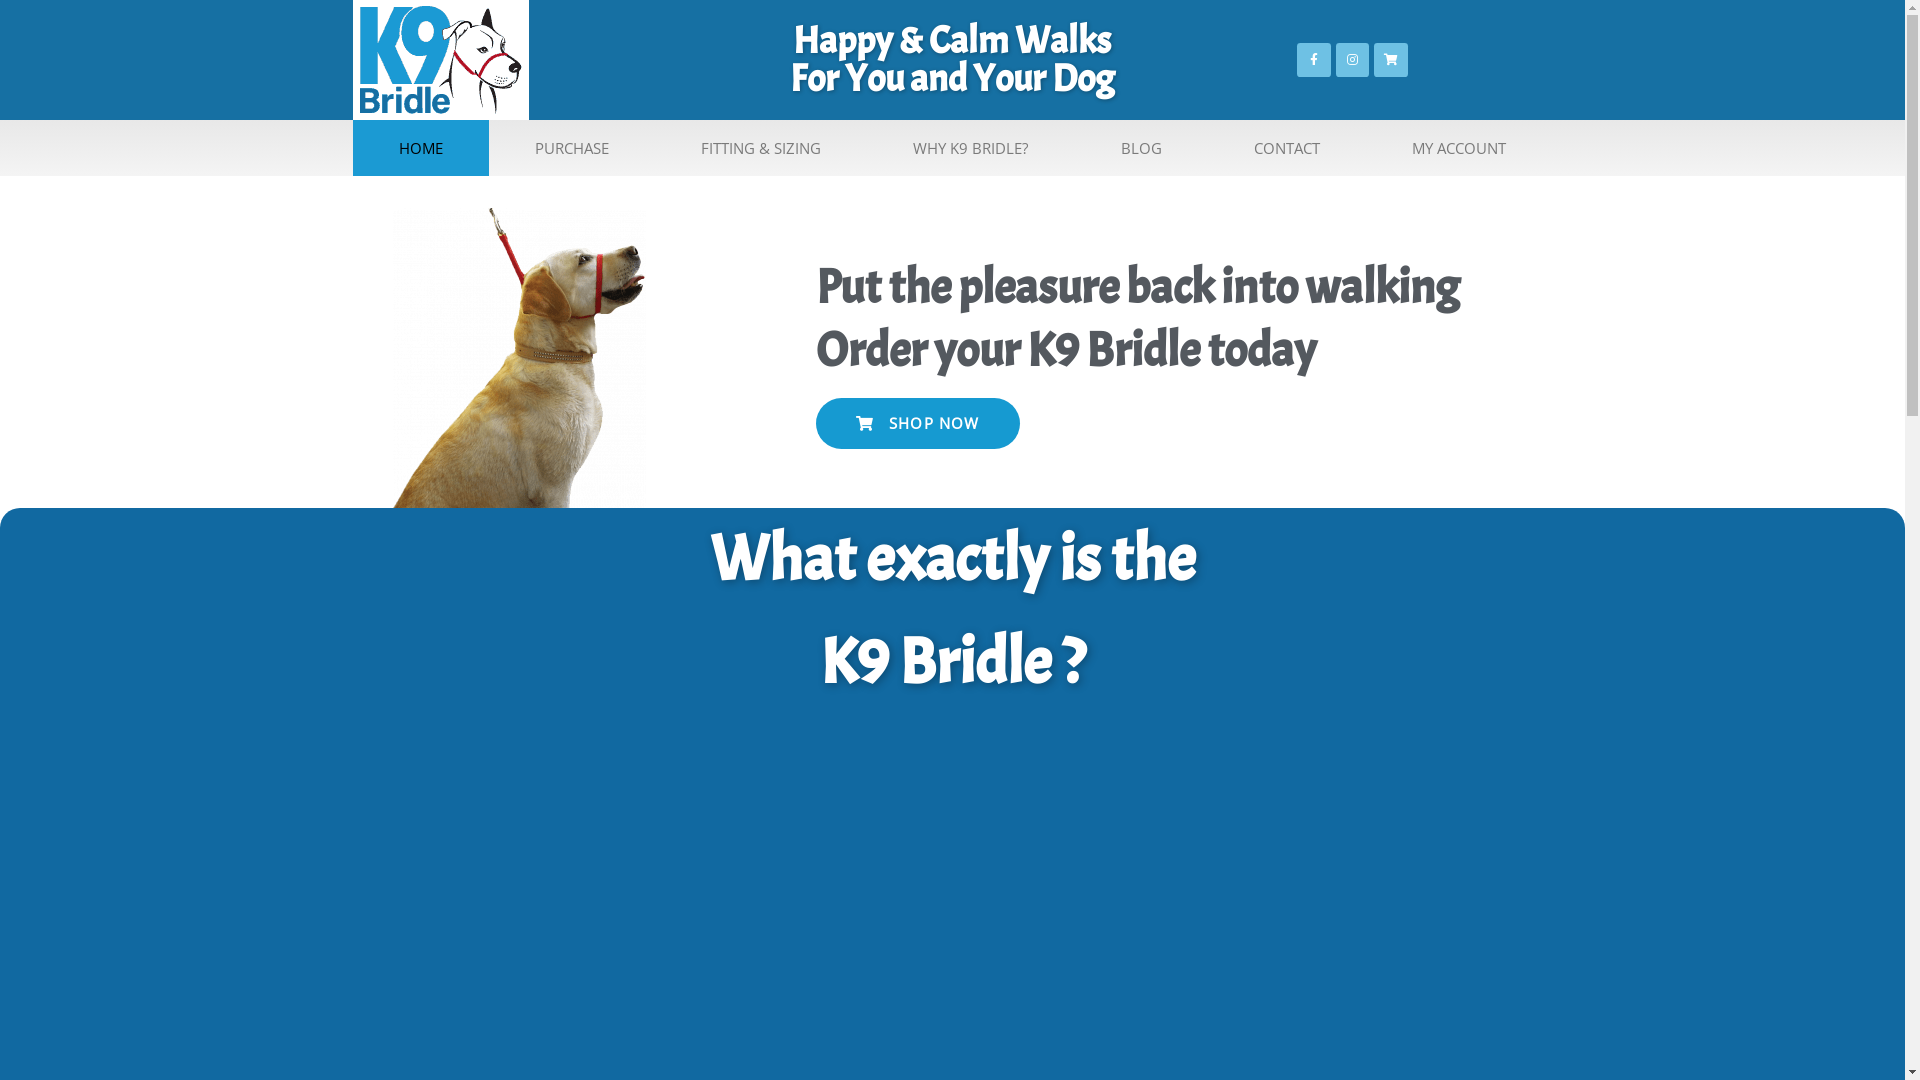 The height and width of the screenshot is (1080, 1920). I want to click on 'Instagram', so click(1353, 59).